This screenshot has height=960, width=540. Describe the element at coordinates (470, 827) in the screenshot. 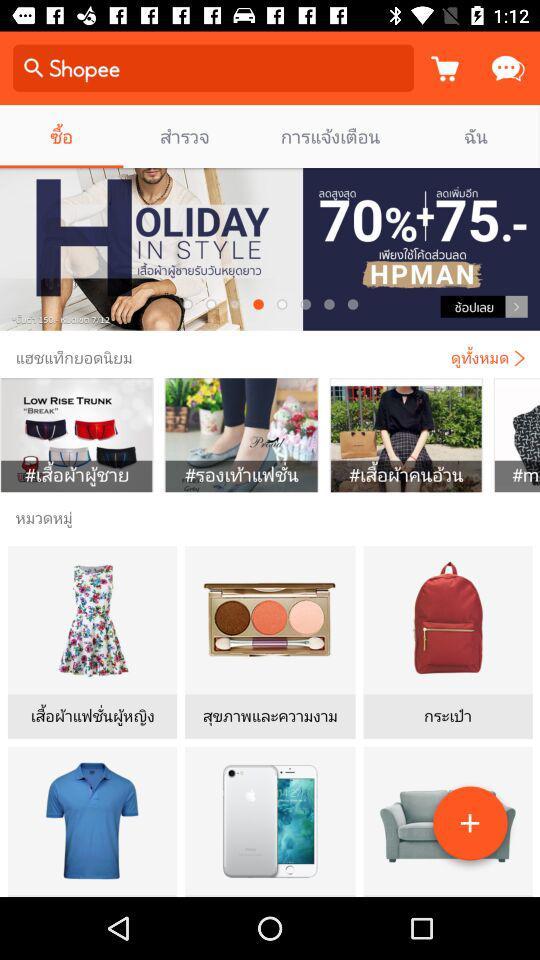

I see `the add icon` at that location.